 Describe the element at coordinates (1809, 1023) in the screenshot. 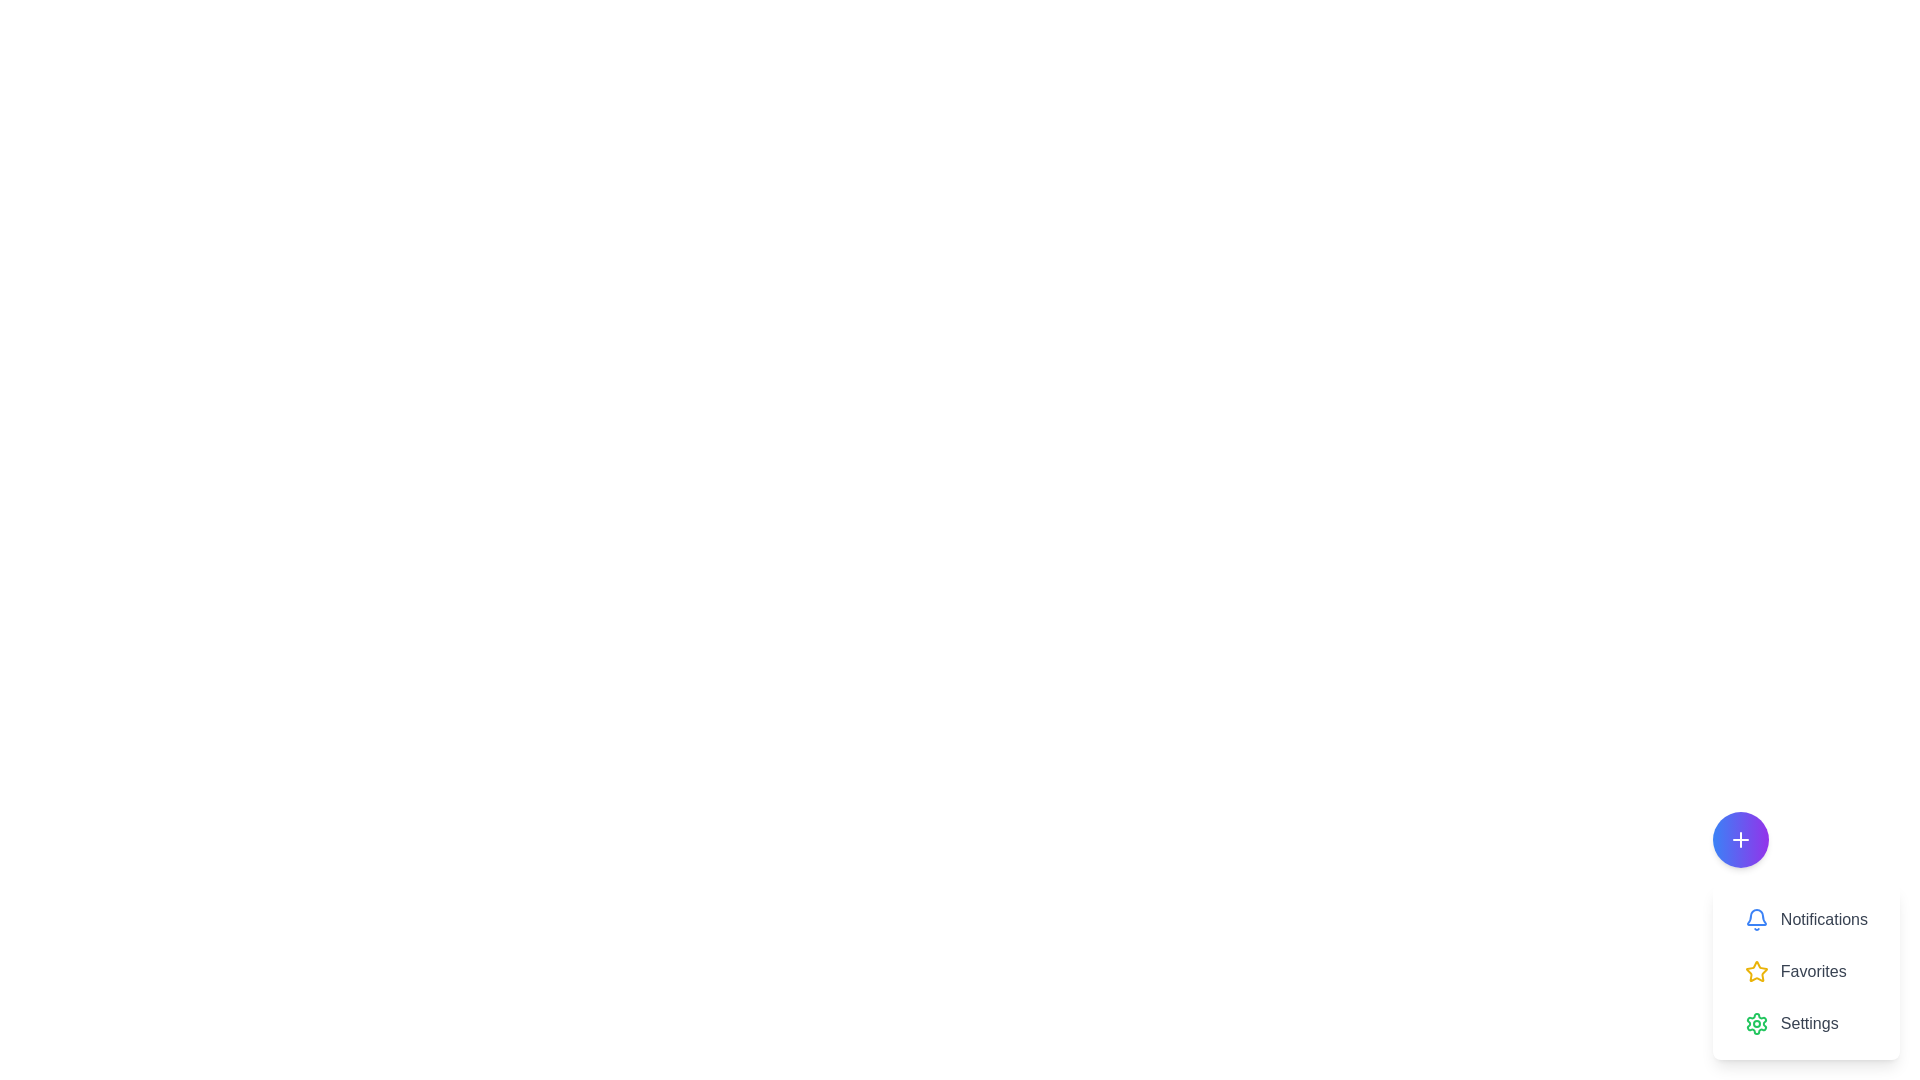

I see `the Text Label that provides information about the settings option, located in the bottom-right corner of the UI adjacent to the settings icon` at that location.